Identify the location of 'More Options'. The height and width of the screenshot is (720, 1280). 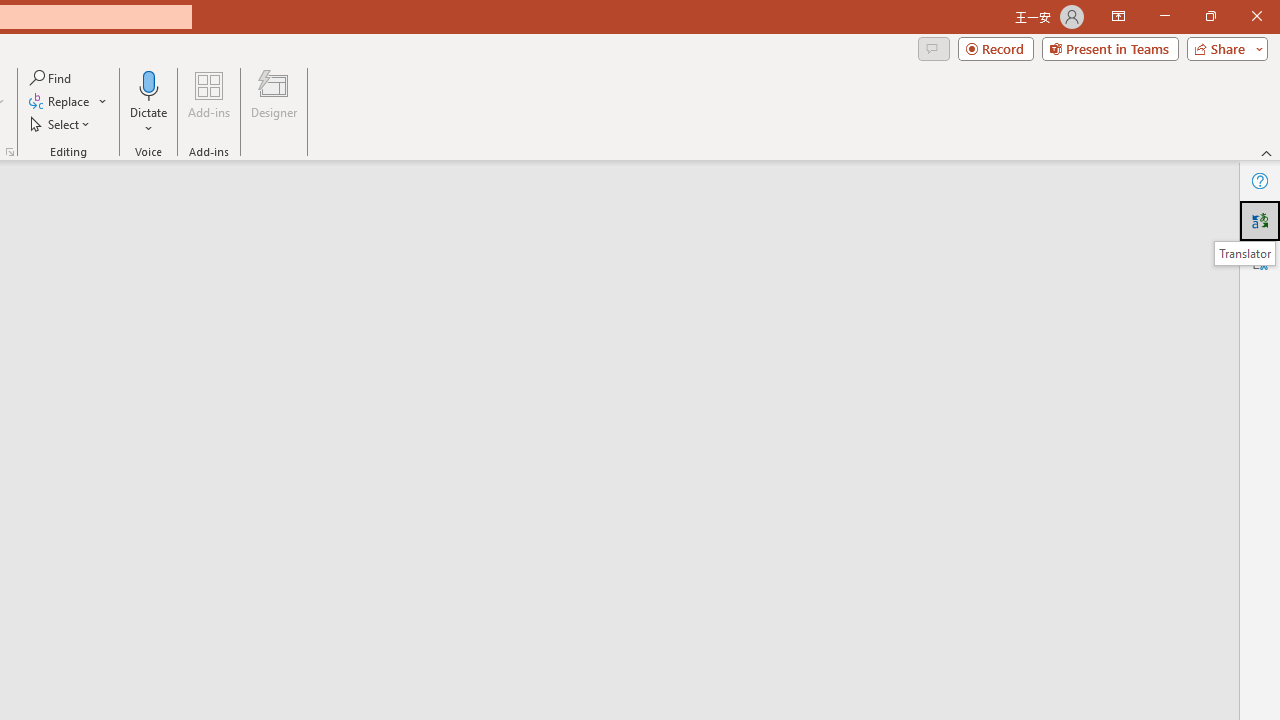
(148, 121).